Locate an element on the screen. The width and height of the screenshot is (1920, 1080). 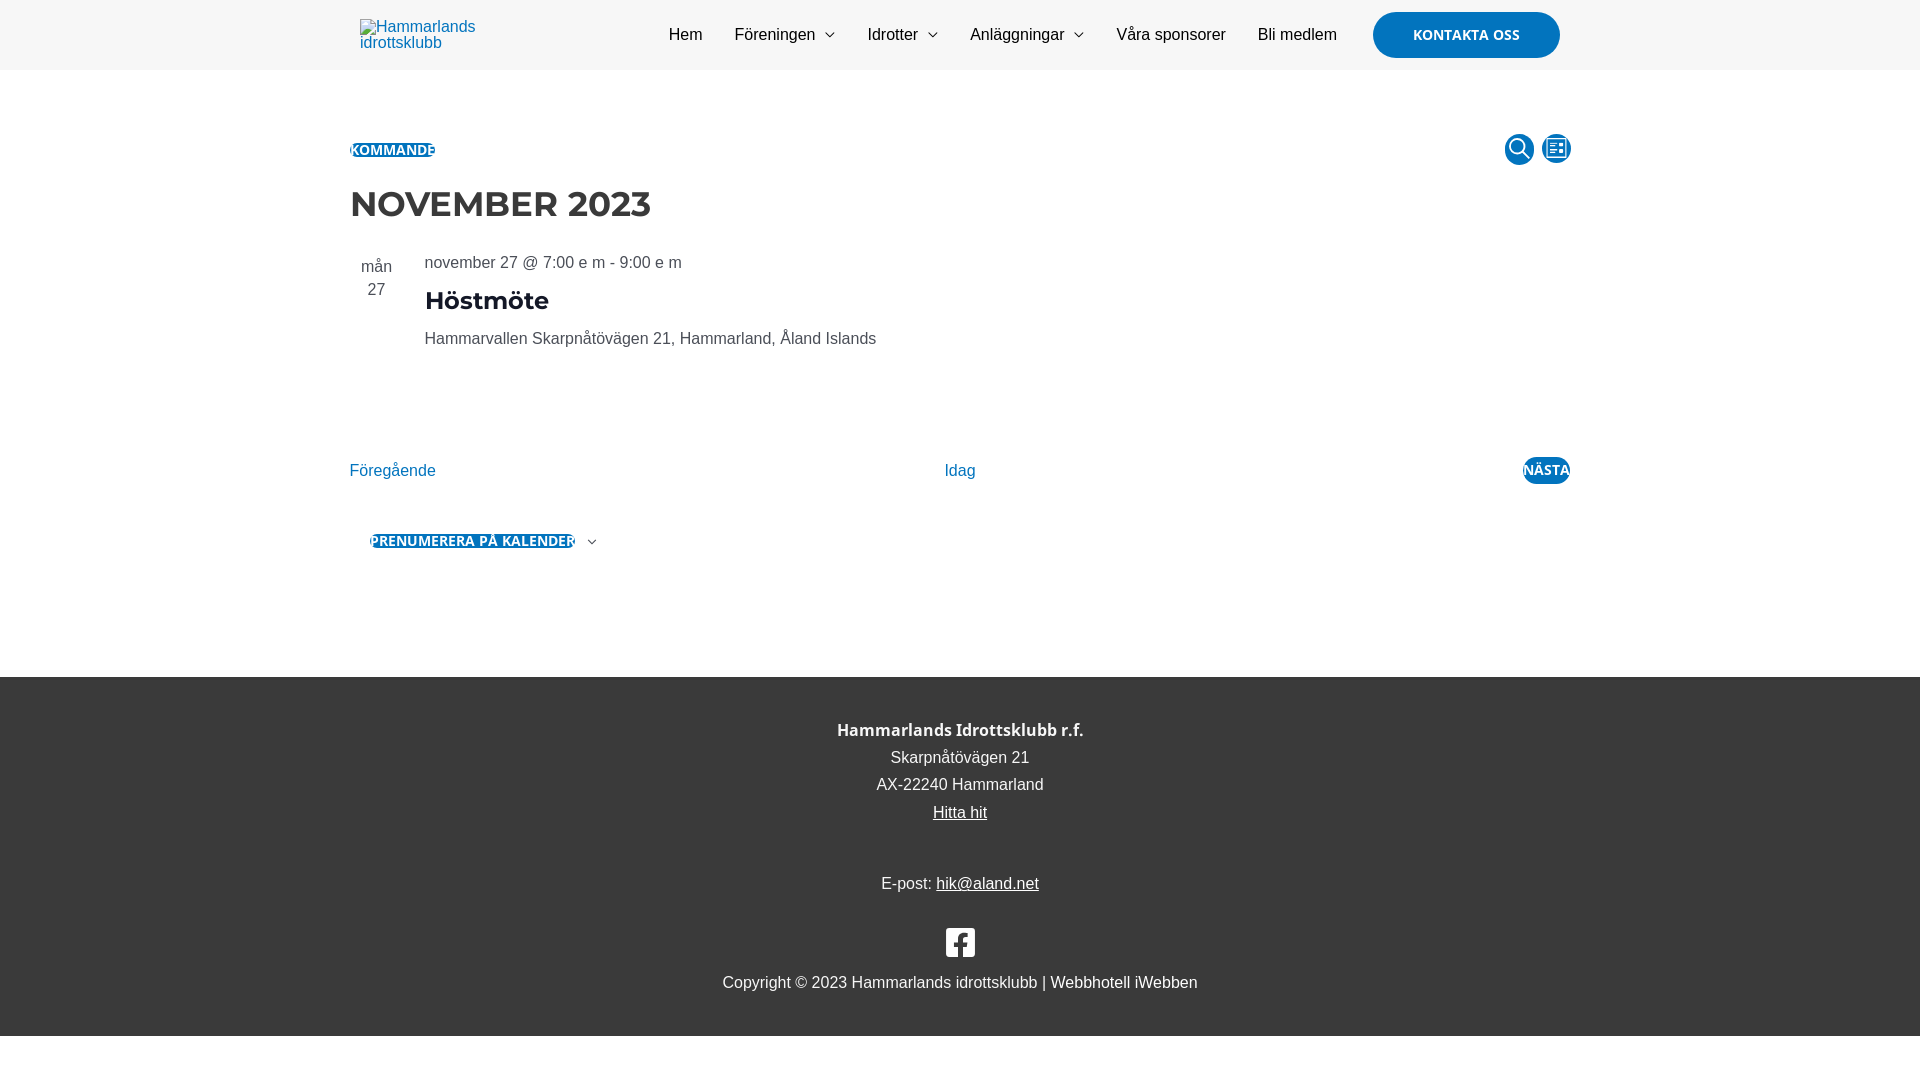
'hik@aland.net' is located at coordinates (987, 882).